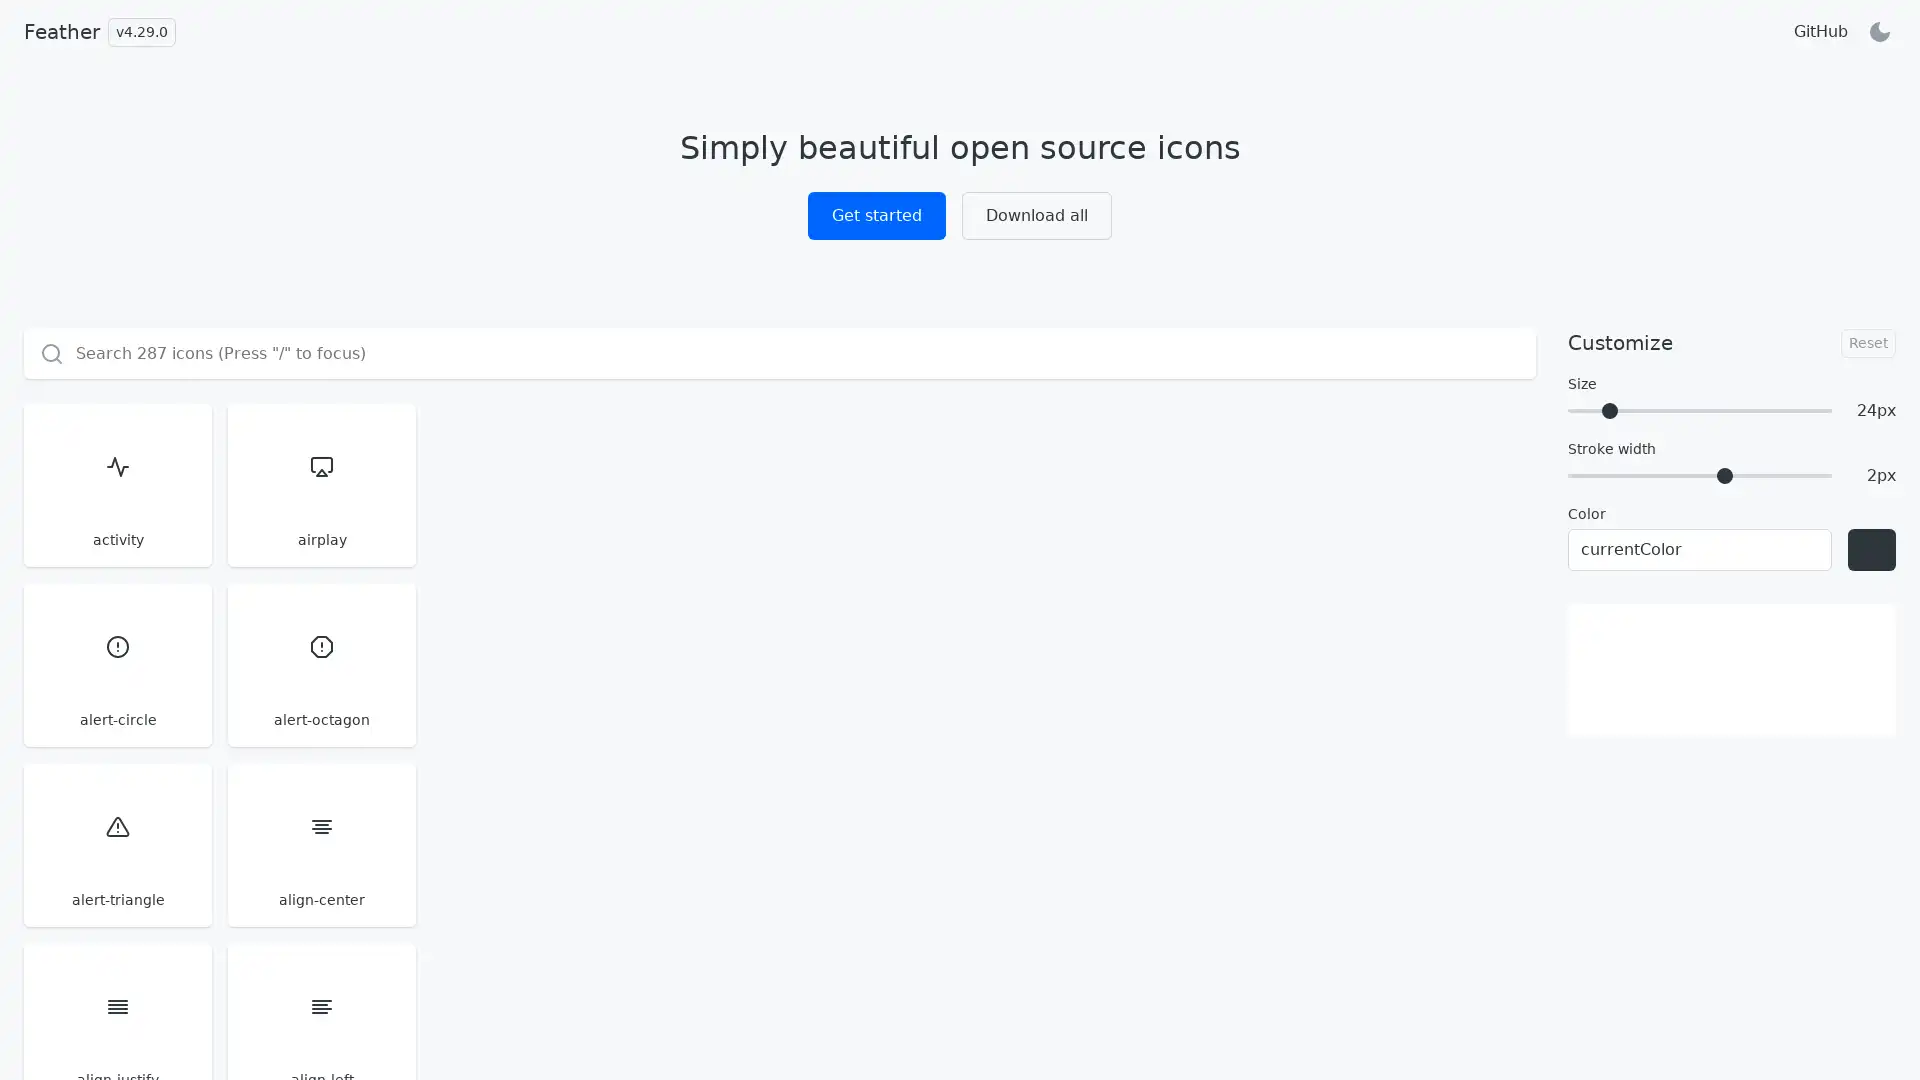 The width and height of the screenshot is (1920, 1080). I want to click on arrow-up-right, so click(778, 844).